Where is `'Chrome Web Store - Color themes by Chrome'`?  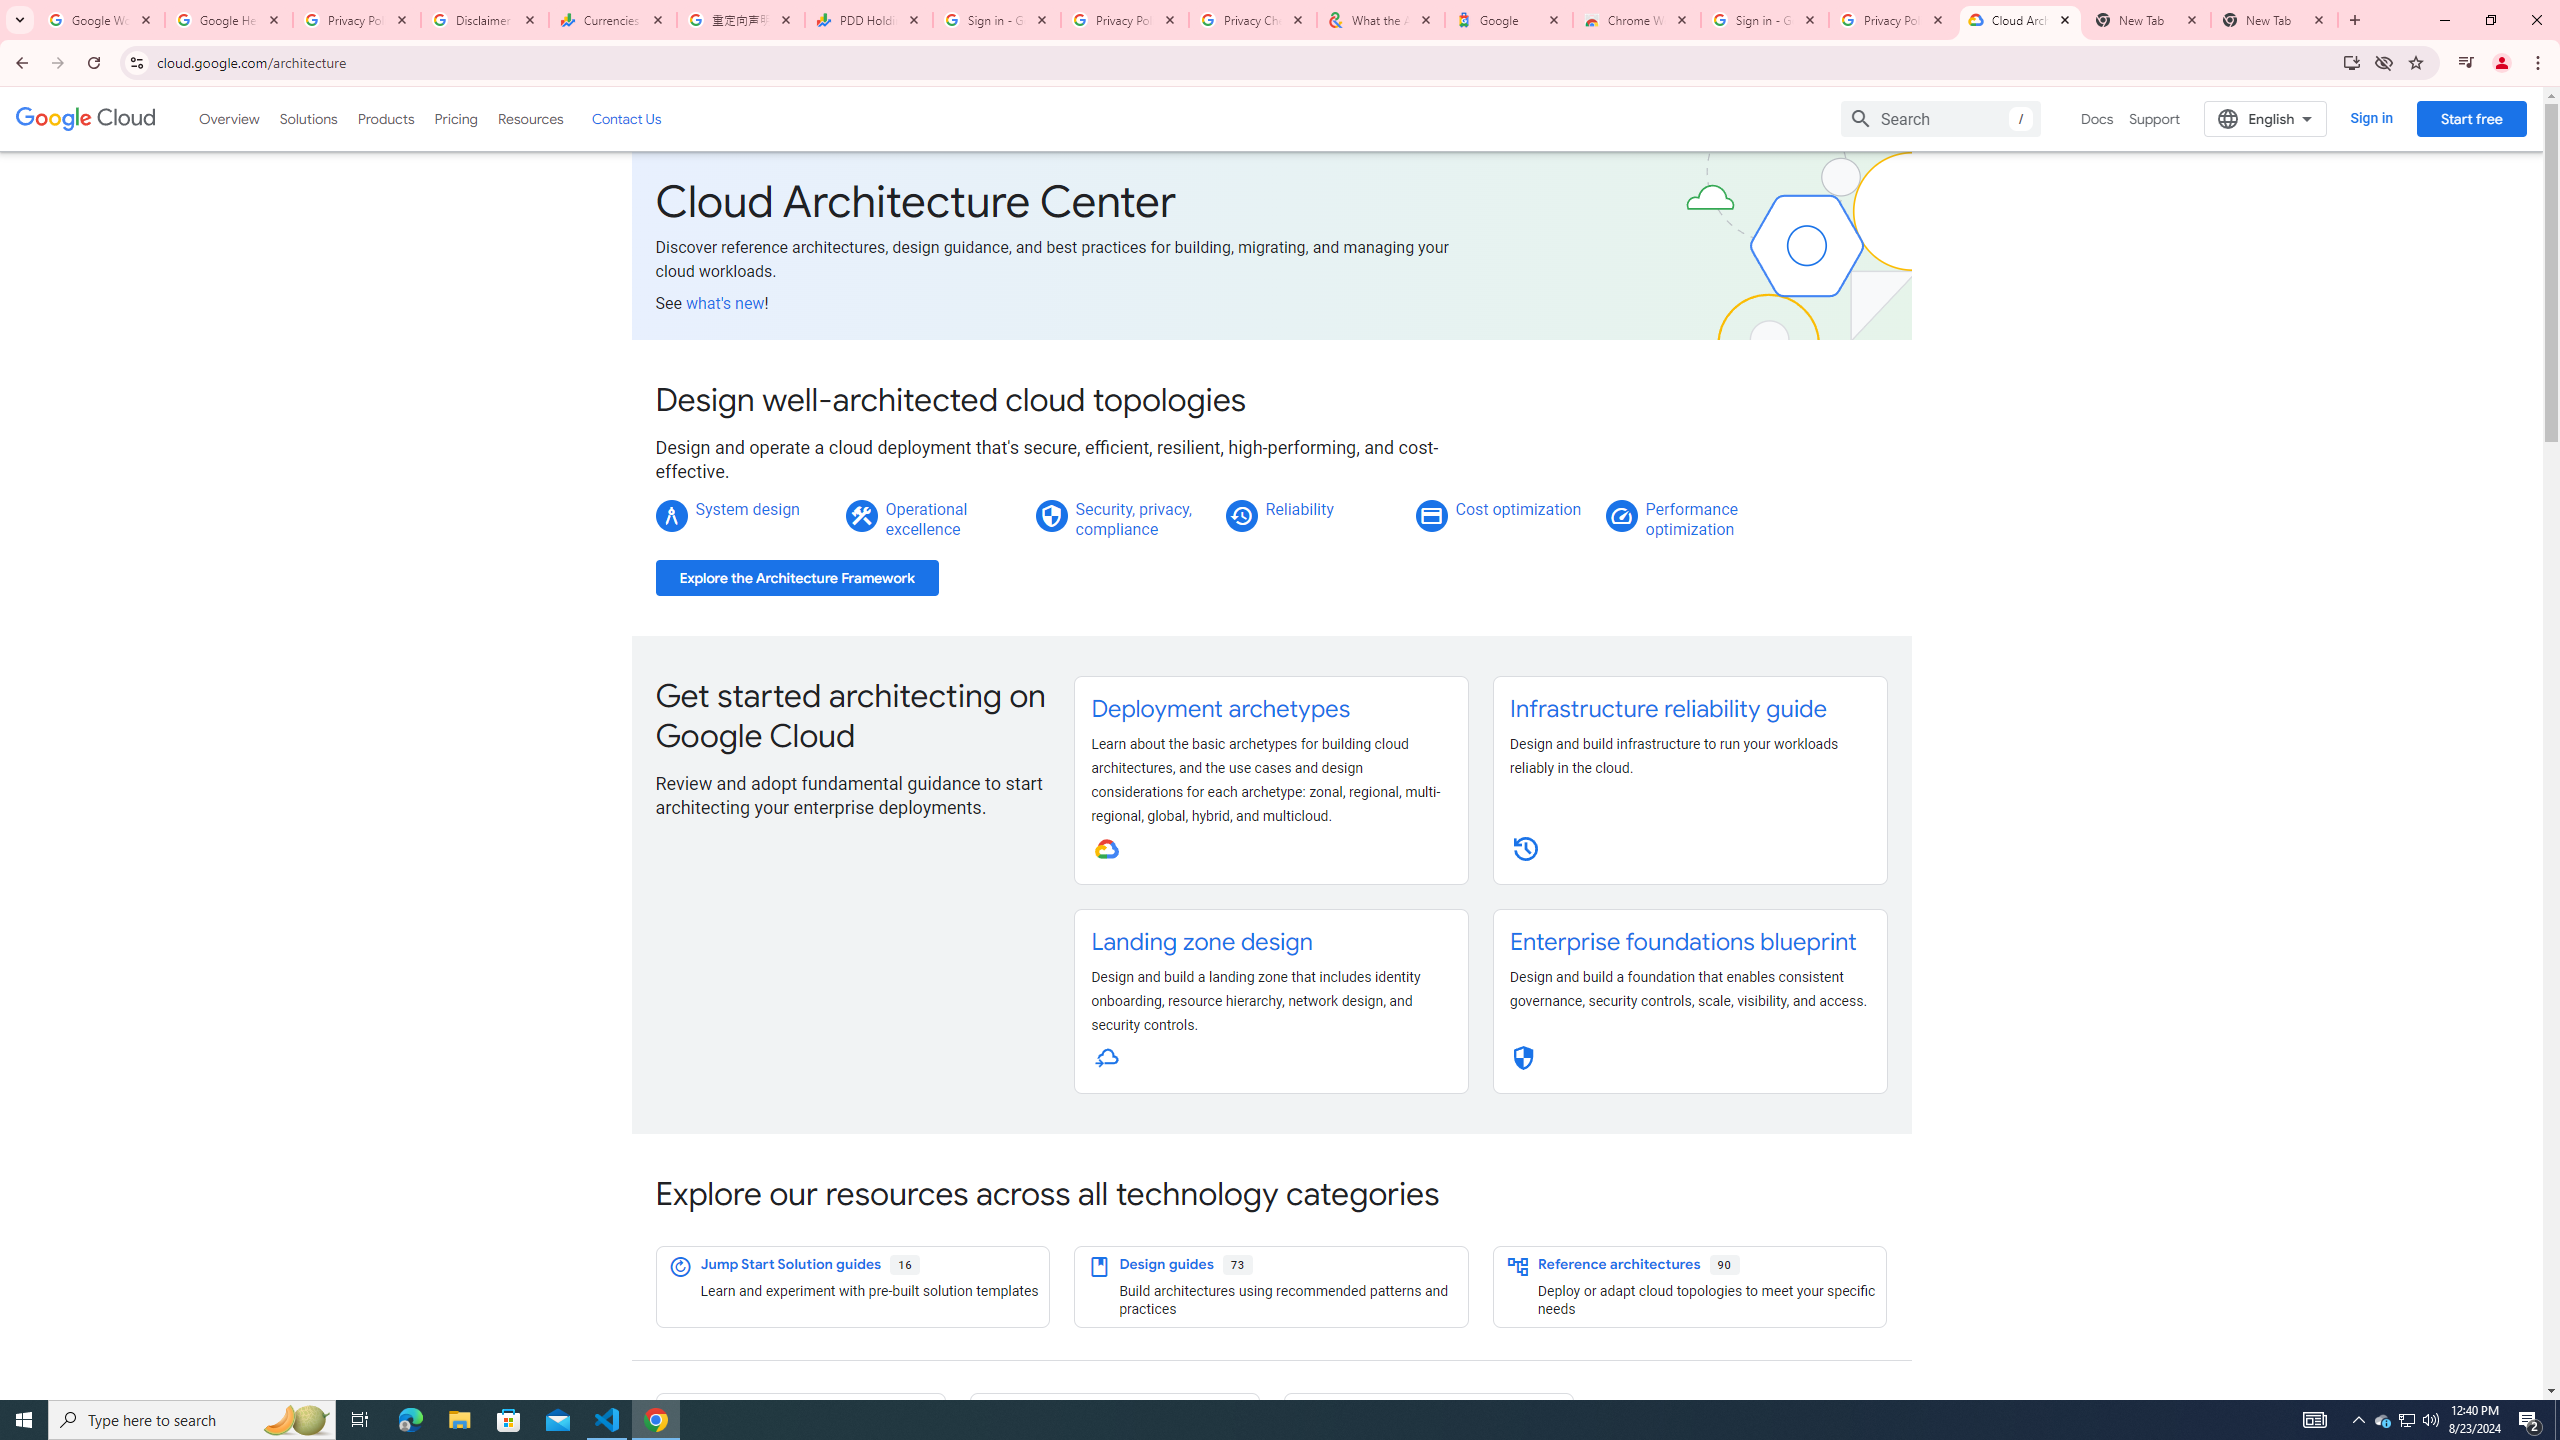
'Chrome Web Store - Color themes by Chrome' is located at coordinates (1636, 19).